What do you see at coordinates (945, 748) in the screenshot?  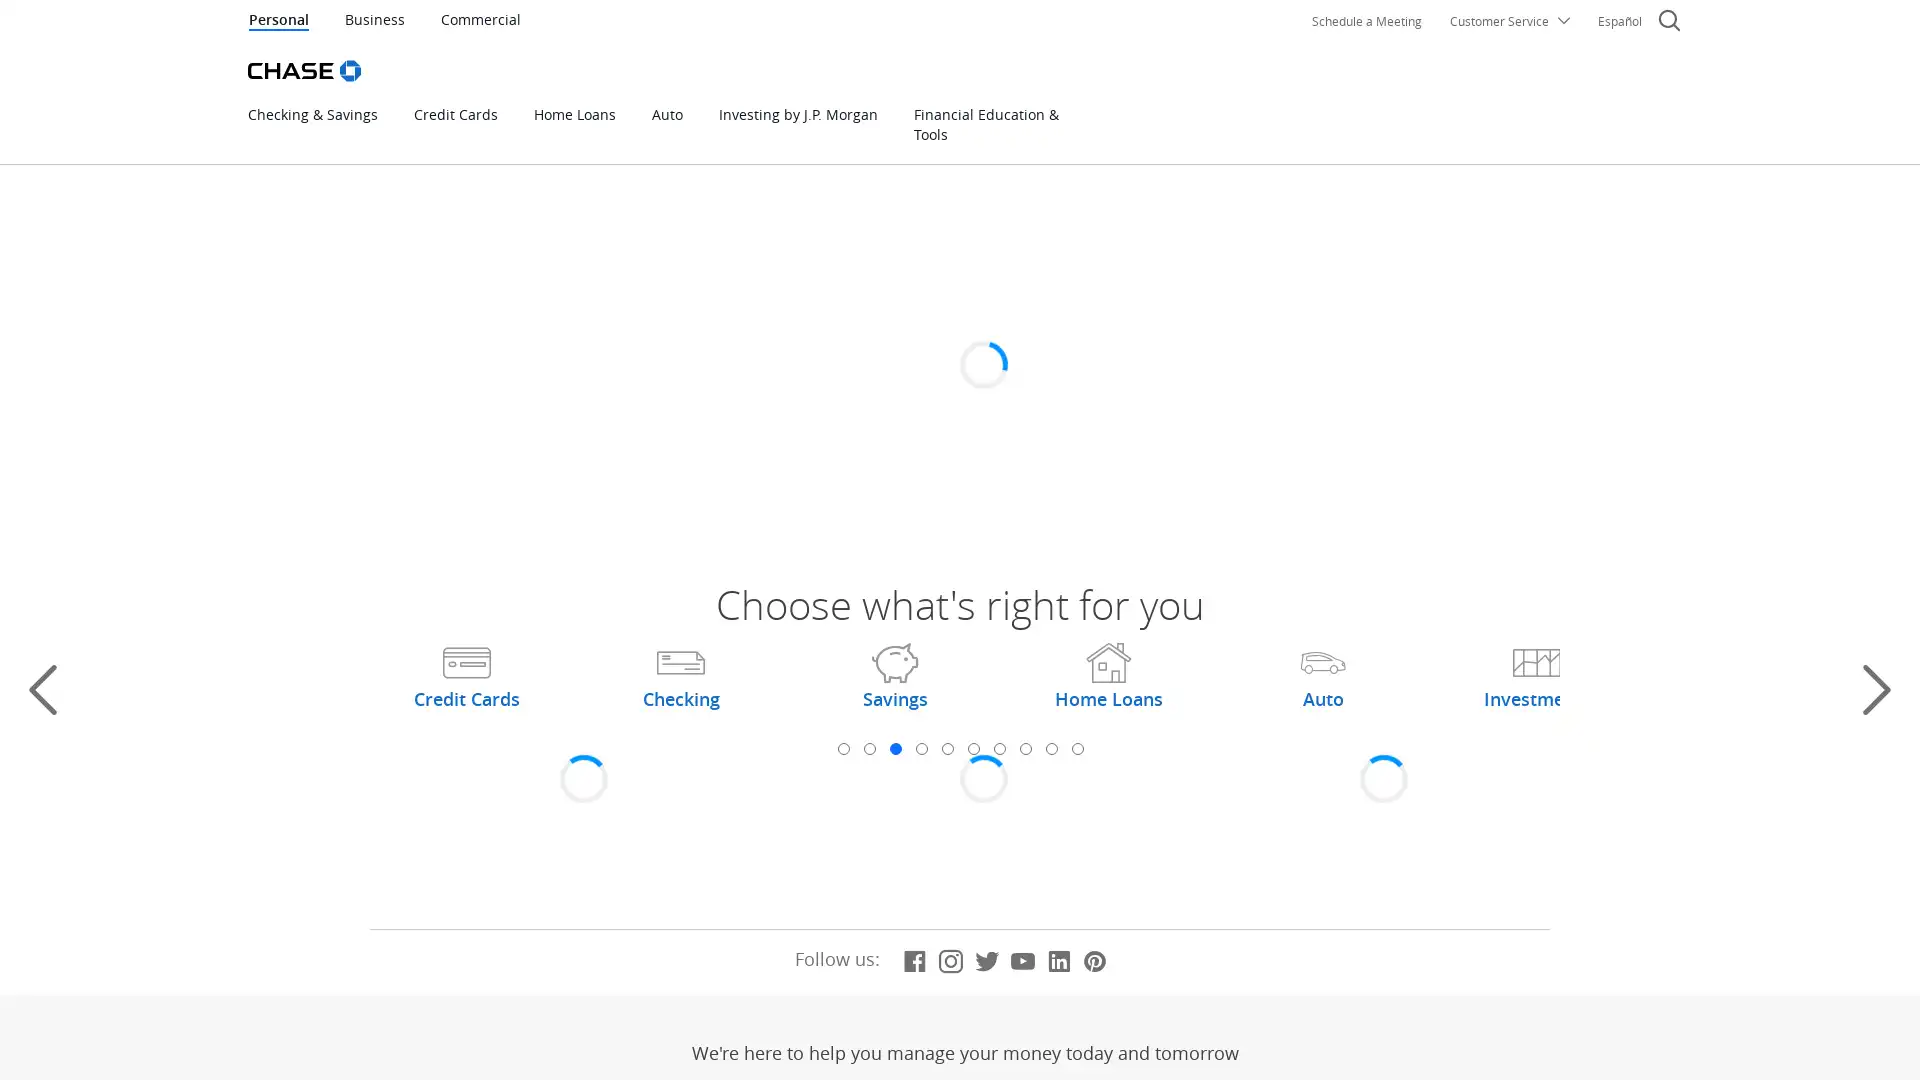 I see `Slide 5 of 10` at bounding box center [945, 748].